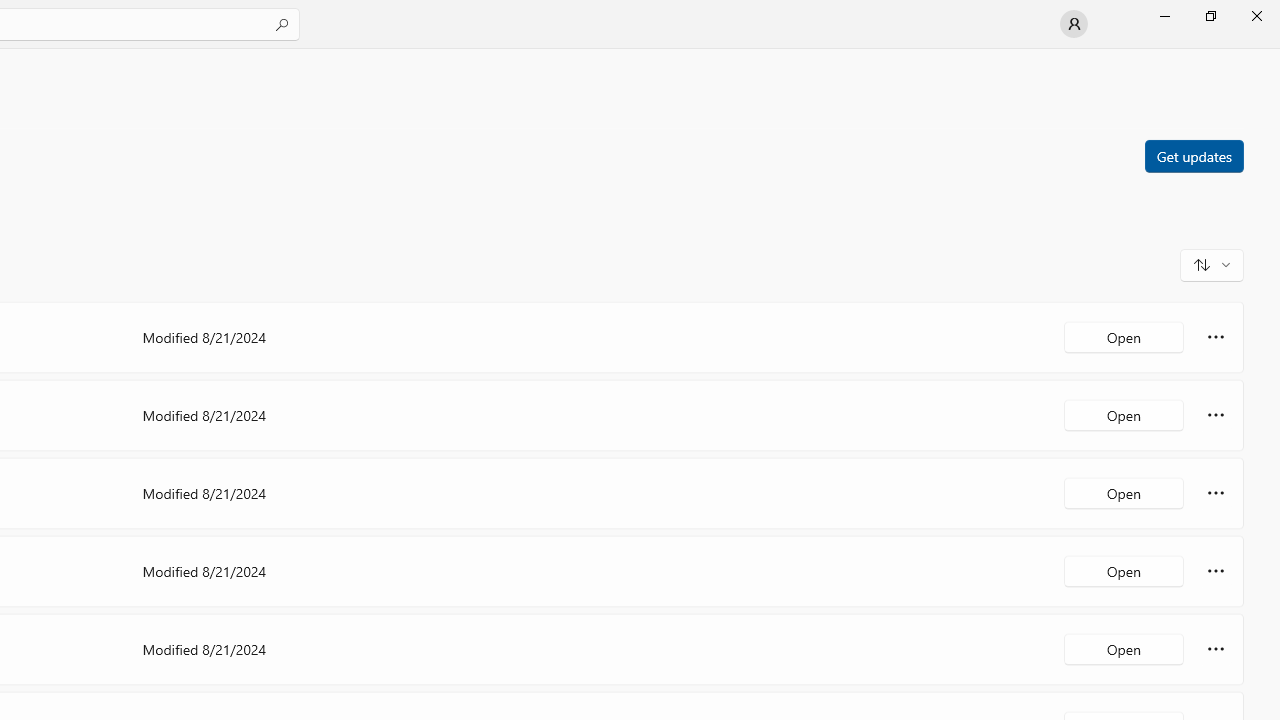 The image size is (1280, 720). I want to click on 'Get updates', so click(1193, 154).